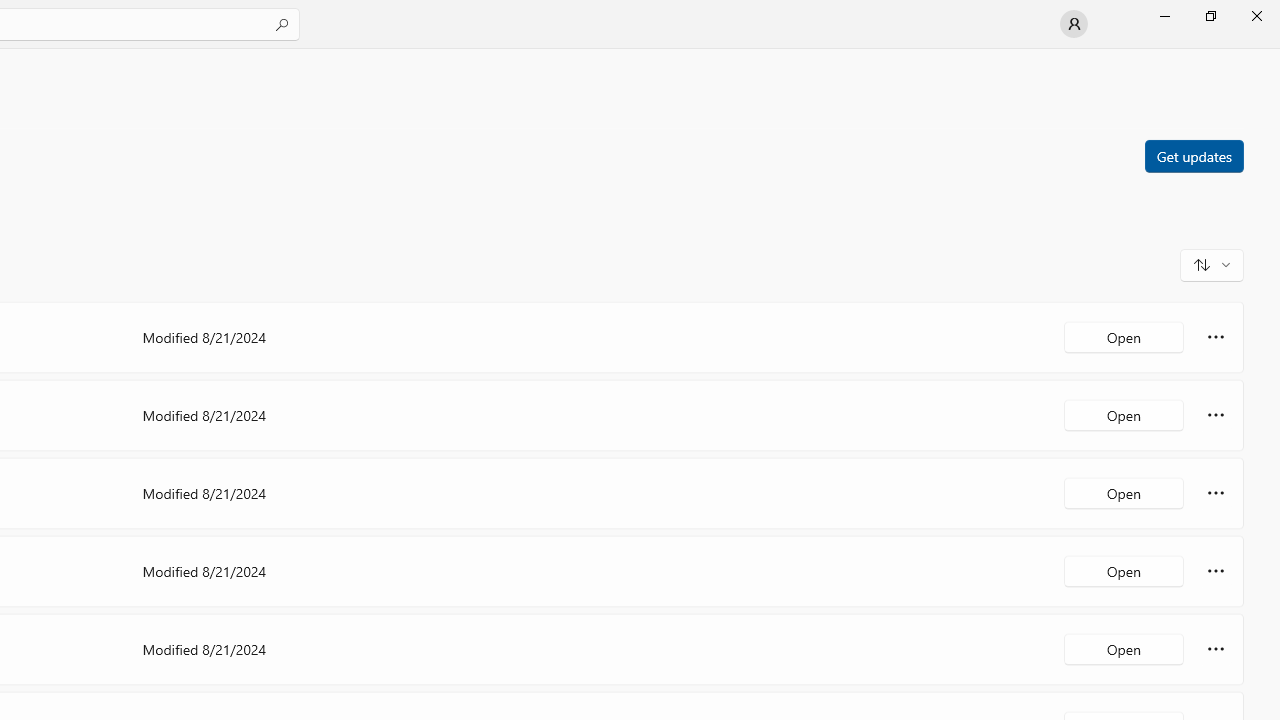 The image size is (1280, 720). I want to click on 'Get updates', so click(1193, 154).